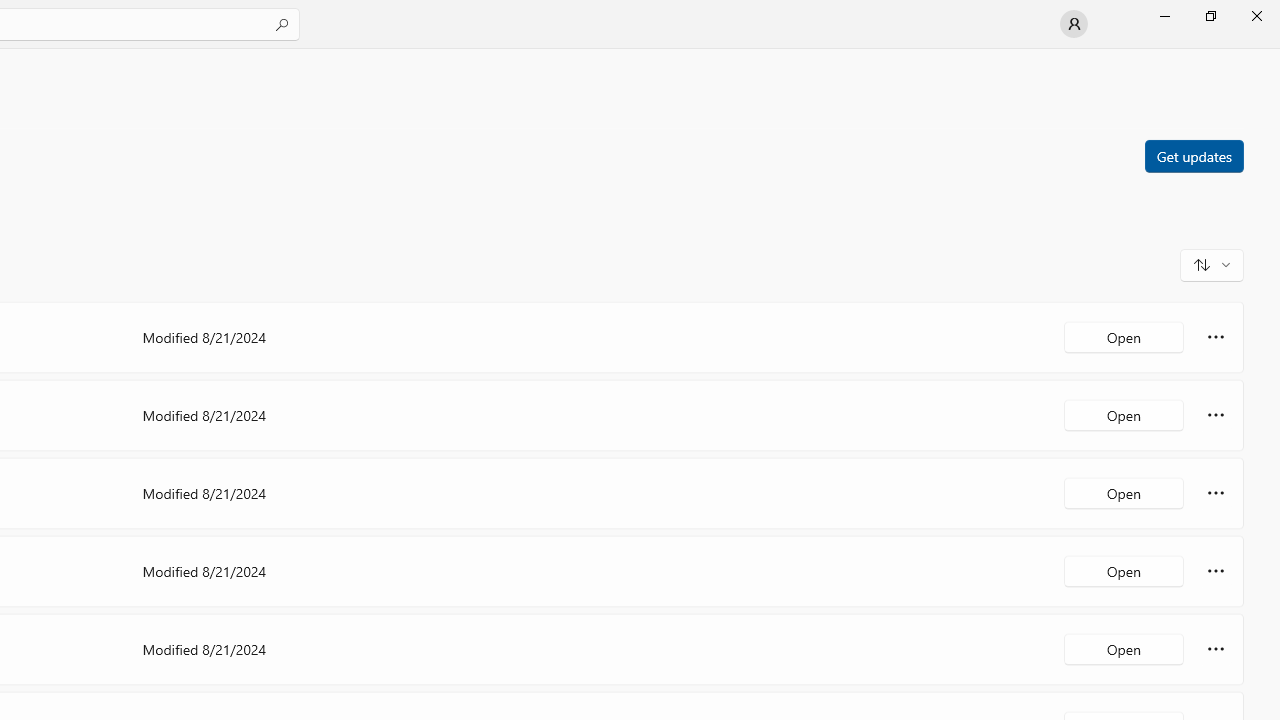 The image size is (1280, 720). I want to click on 'Get updates', so click(1193, 154).